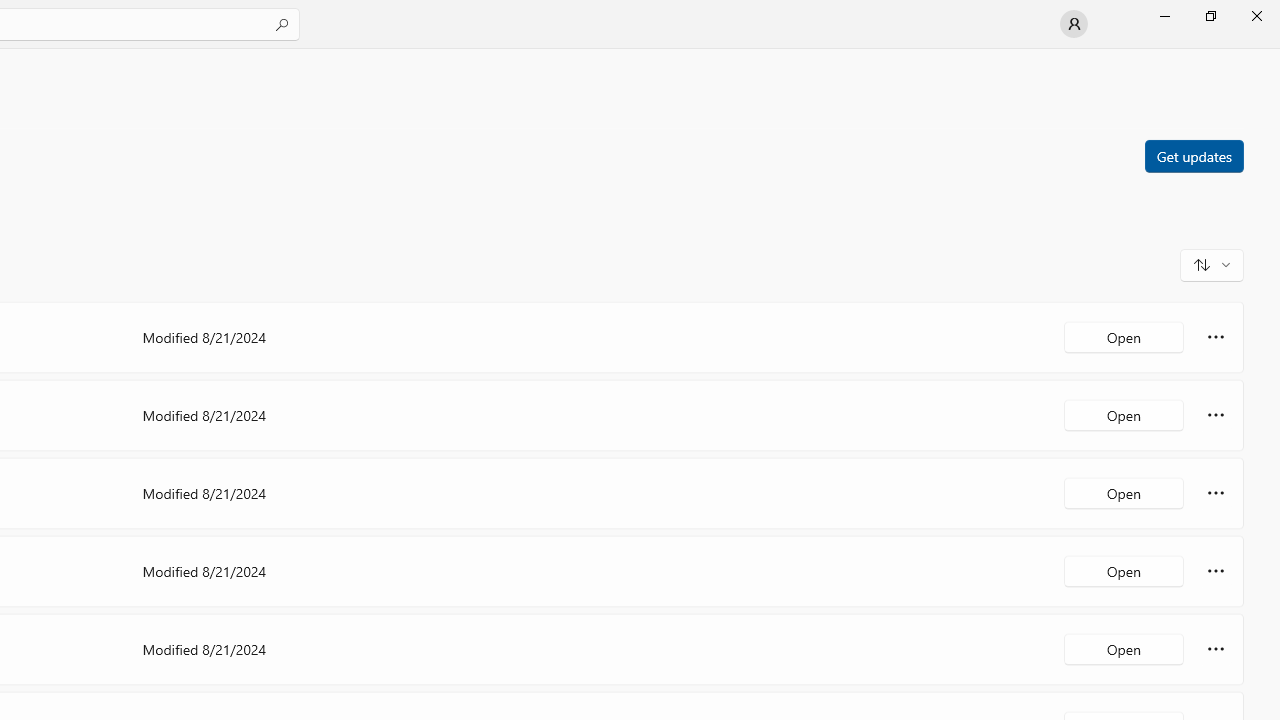 The image size is (1280, 720). I want to click on 'Get updates', so click(1193, 154).